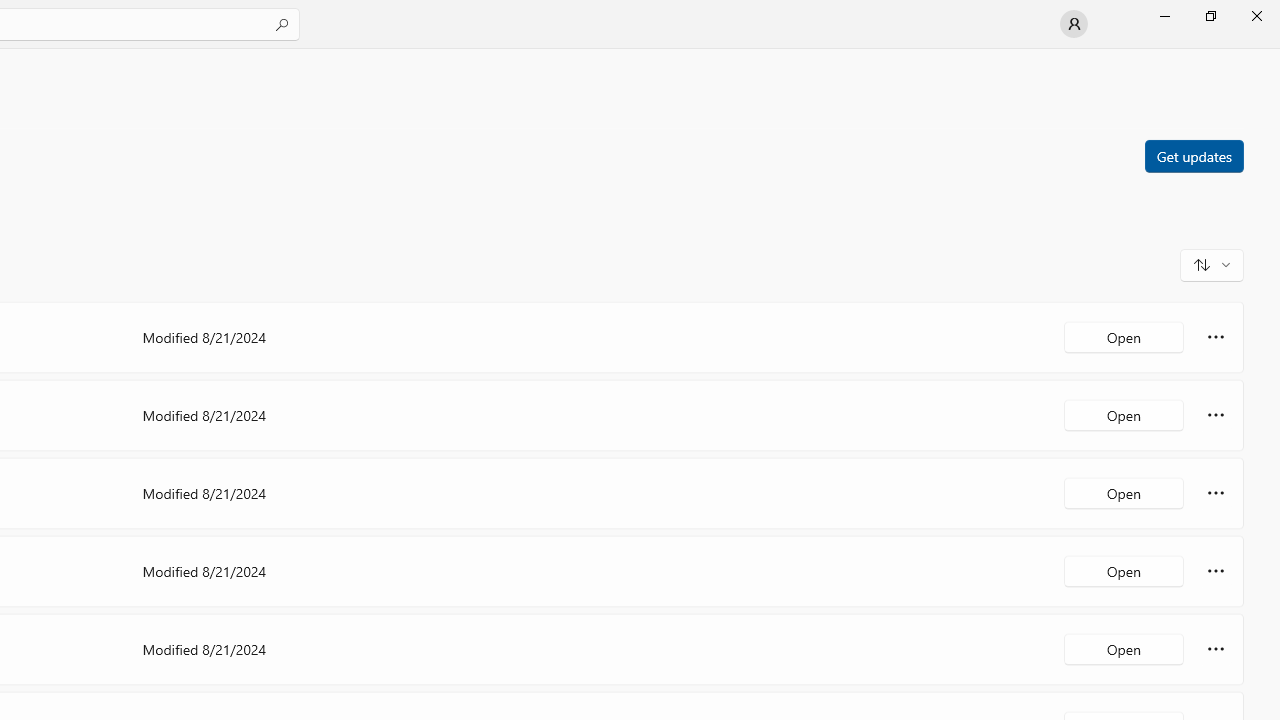 The image size is (1280, 720). I want to click on 'Get updates', so click(1193, 154).